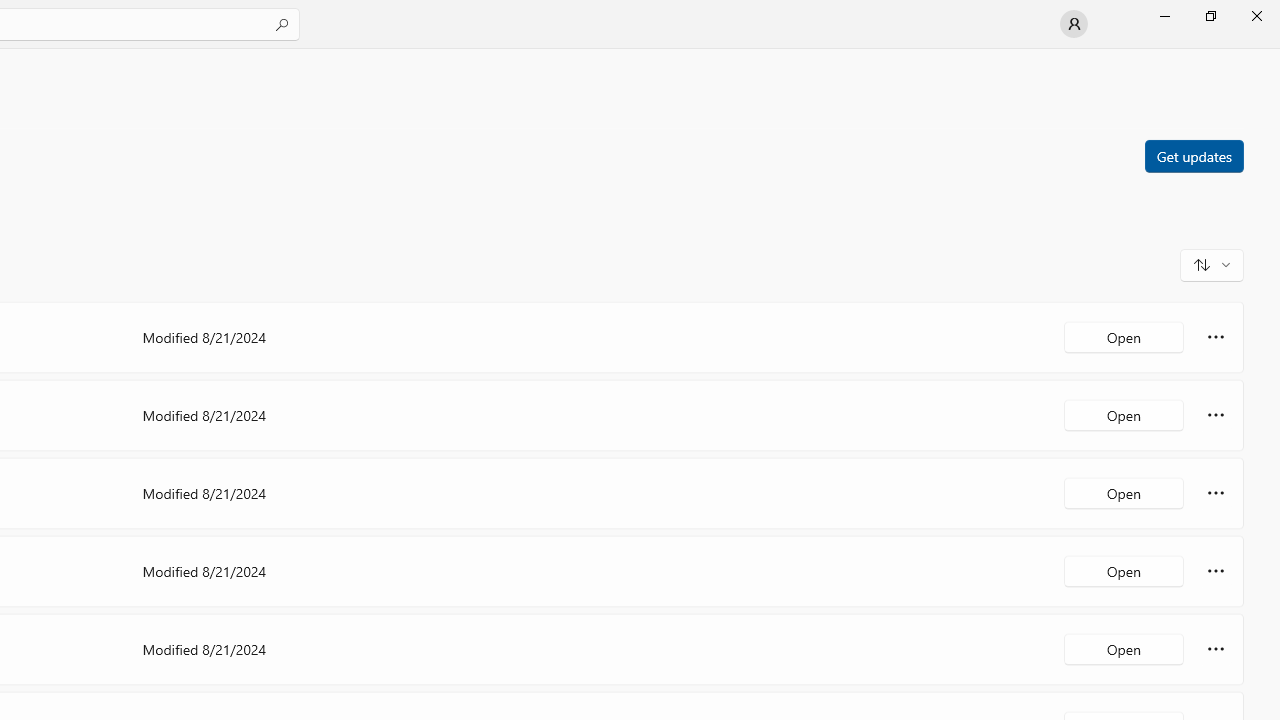 The image size is (1280, 720). I want to click on 'Get updates', so click(1193, 154).